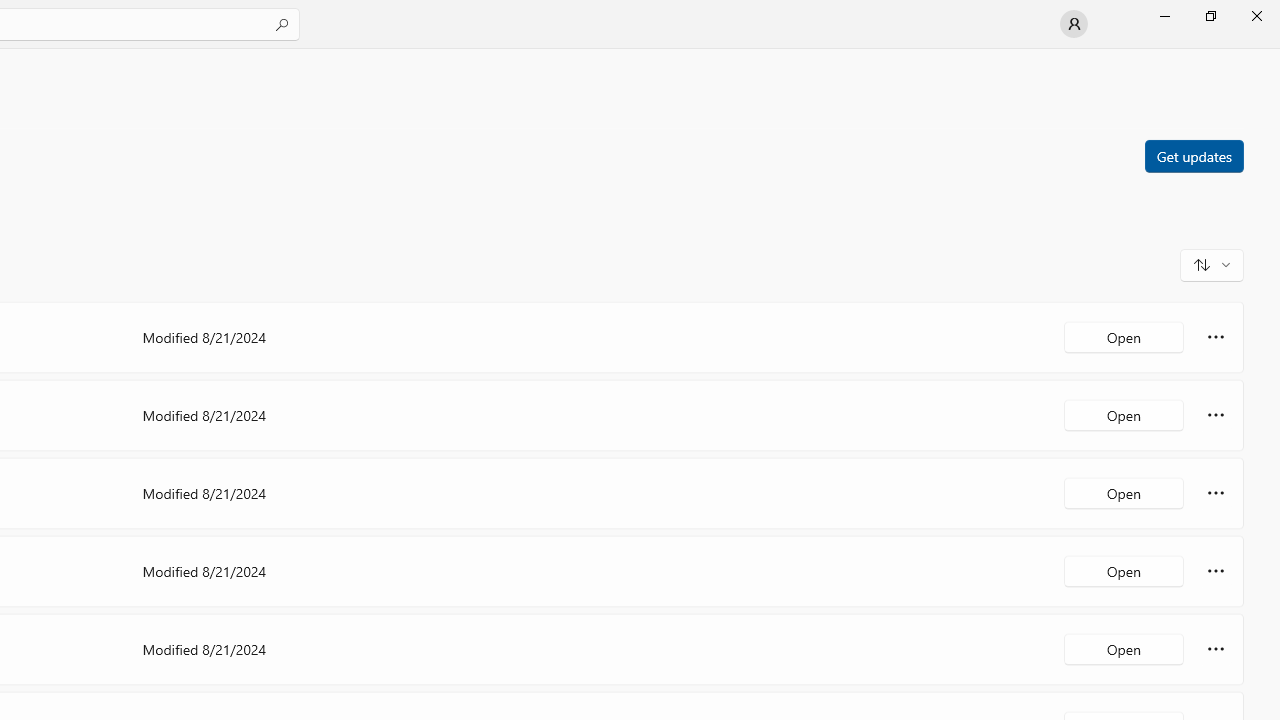 The image size is (1280, 720). I want to click on 'Get updates', so click(1193, 154).